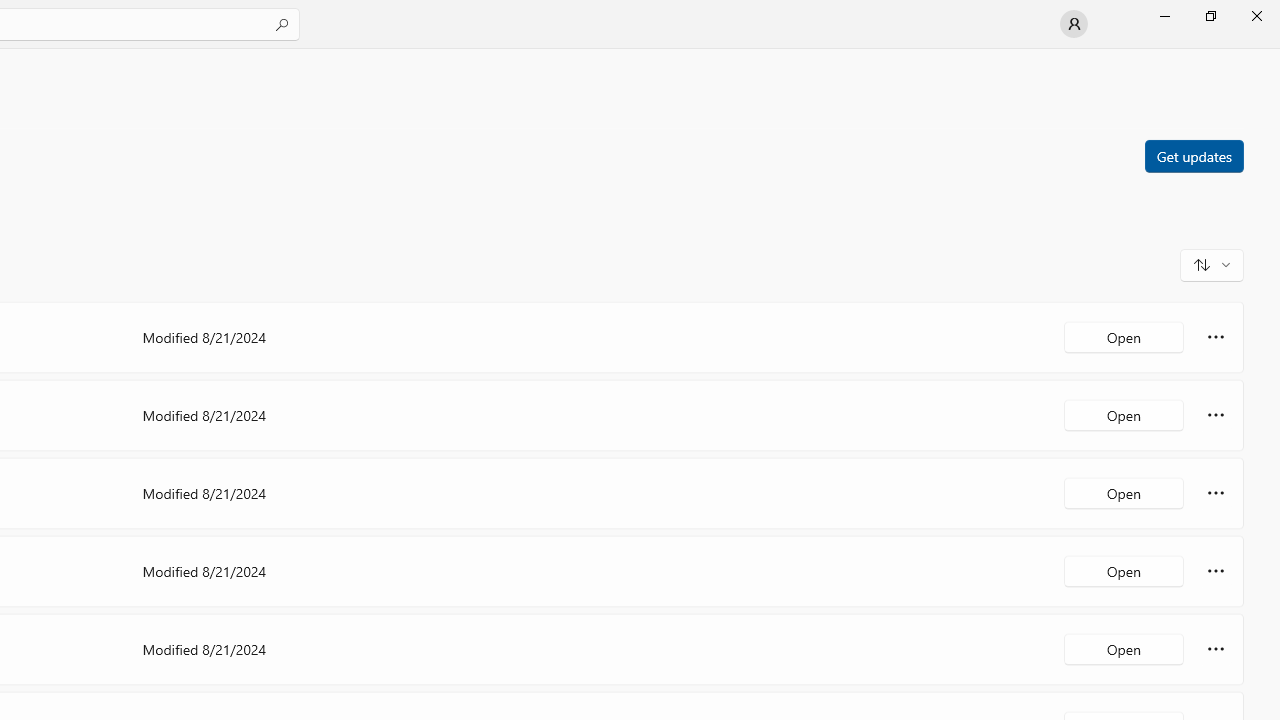 The image size is (1280, 720). I want to click on 'Get updates', so click(1193, 154).